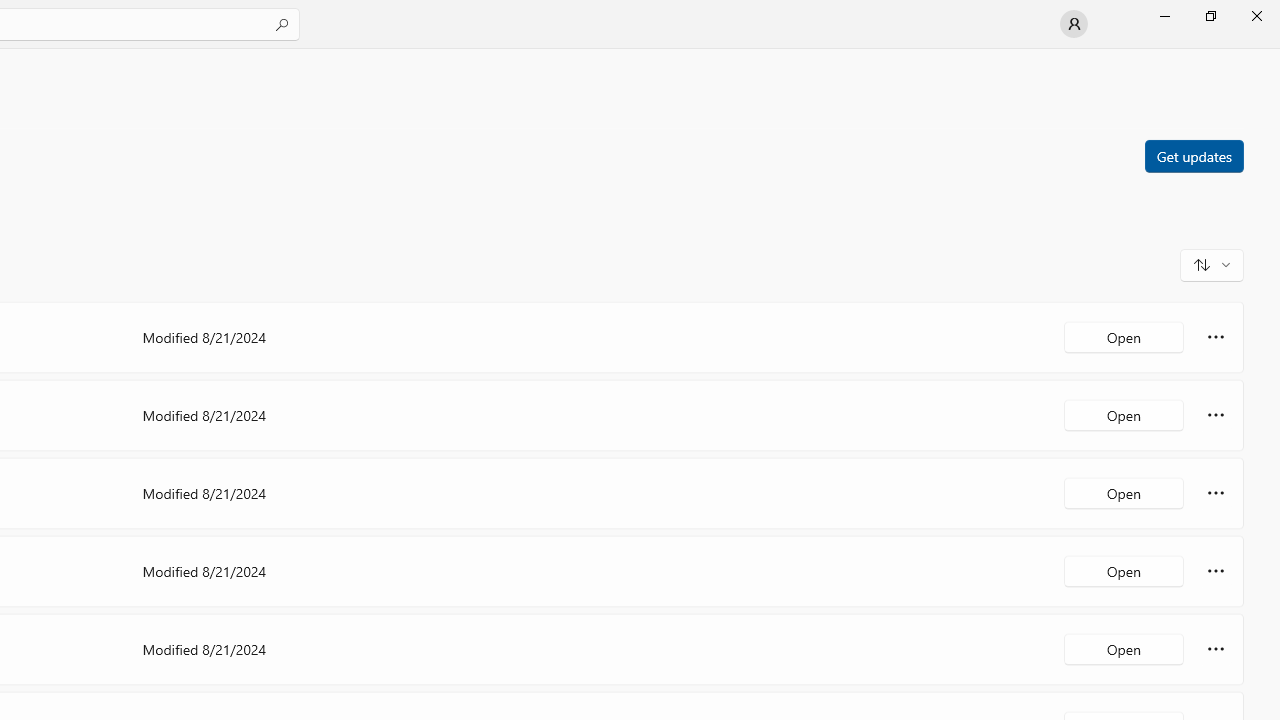 The image size is (1280, 720). I want to click on 'Get updates', so click(1193, 154).